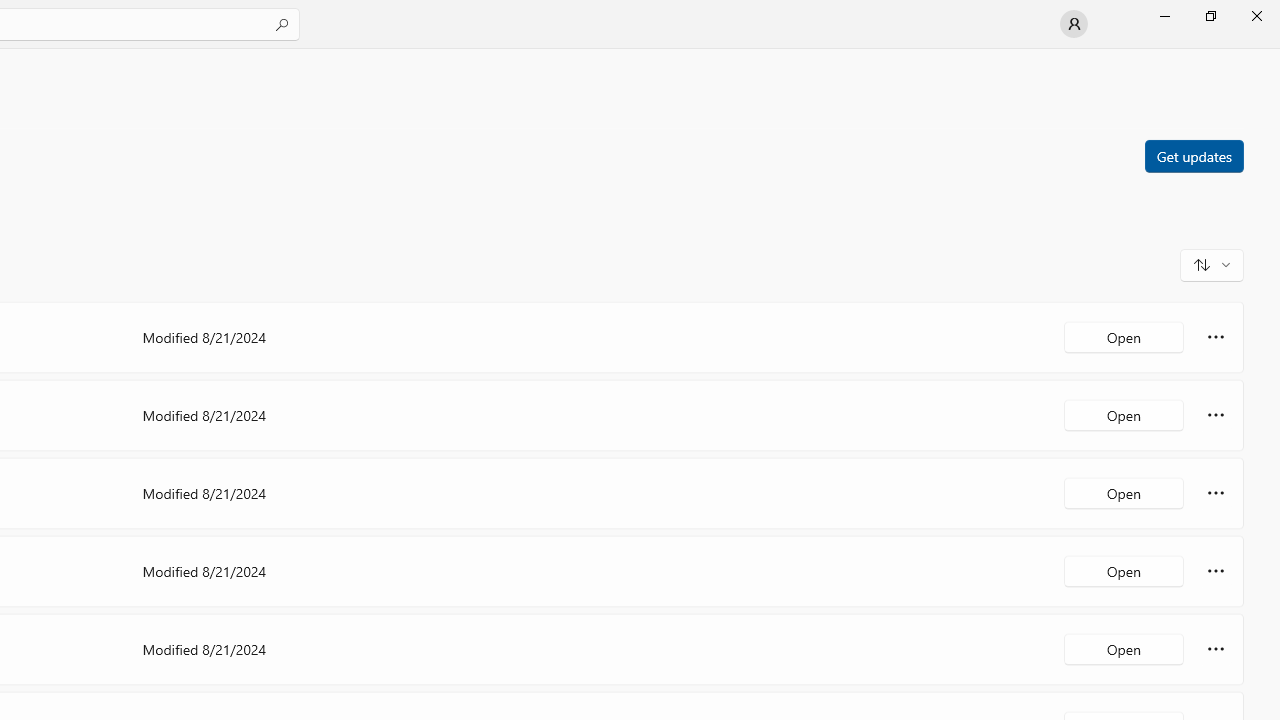 The image size is (1280, 720). I want to click on 'Get updates', so click(1193, 154).